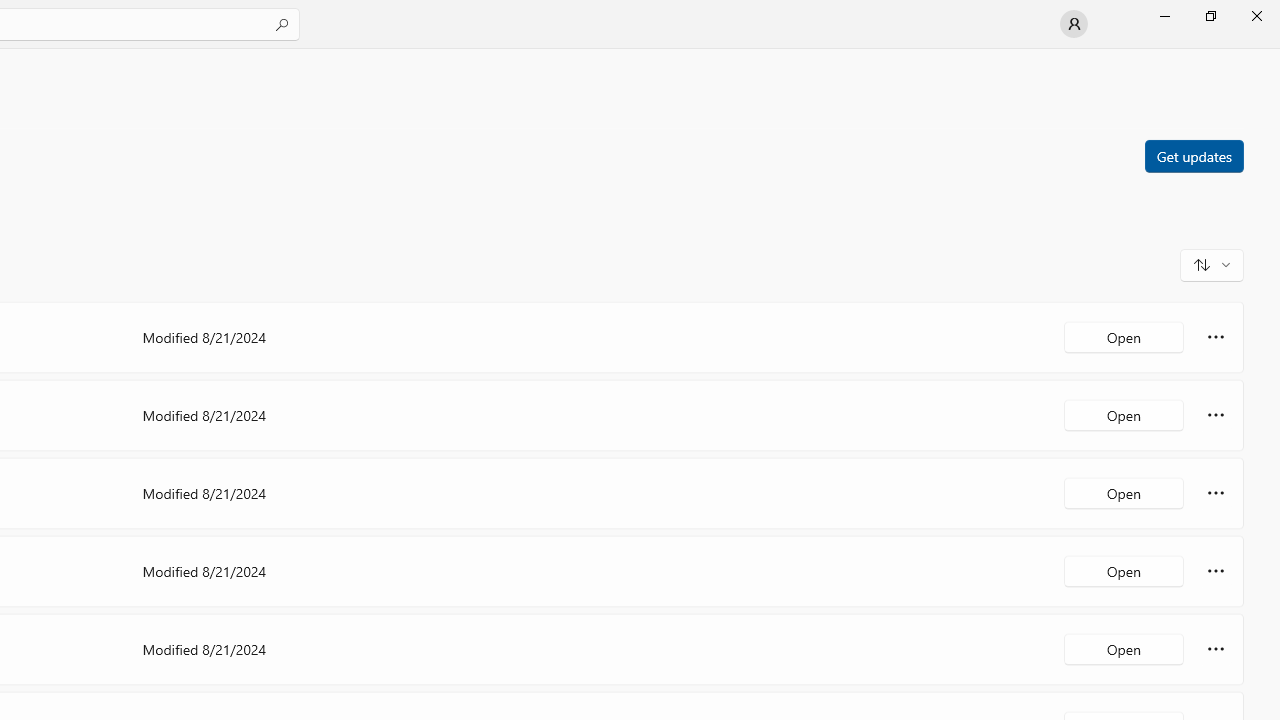 The image size is (1280, 720). I want to click on 'Get updates', so click(1193, 154).